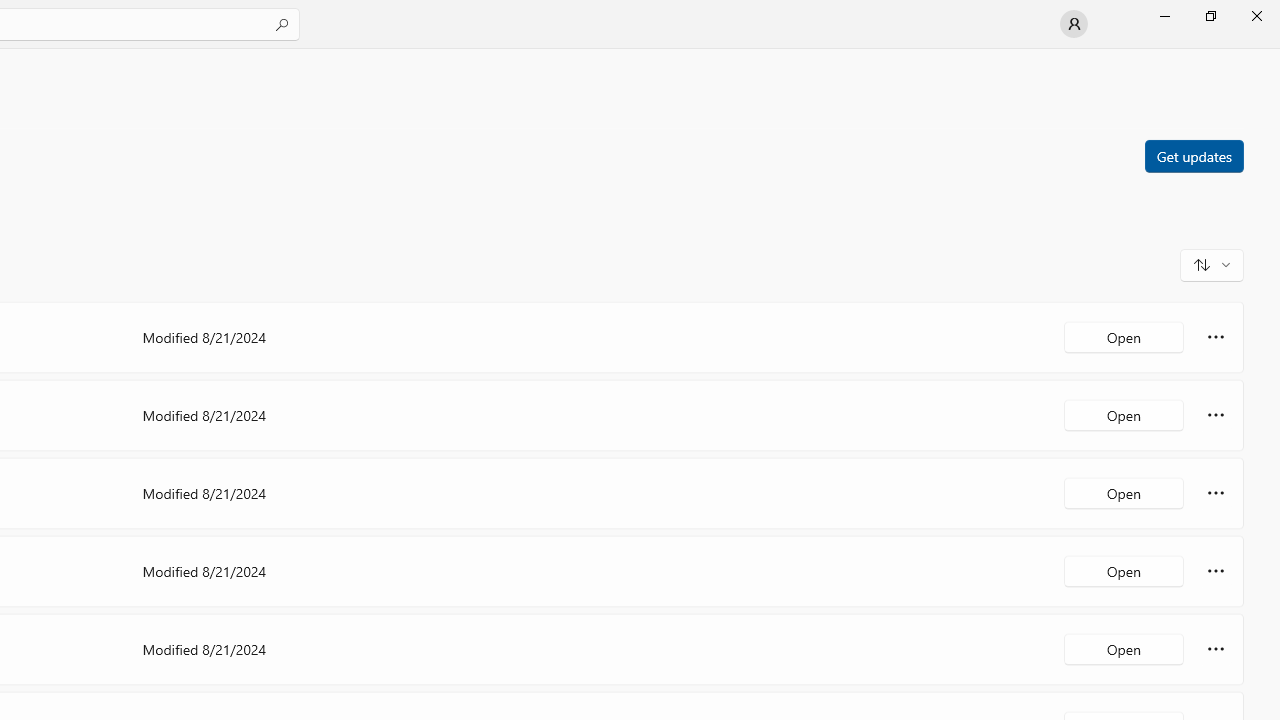 The image size is (1280, 720). I want to click on 'Get updates', so click(1193, 154).